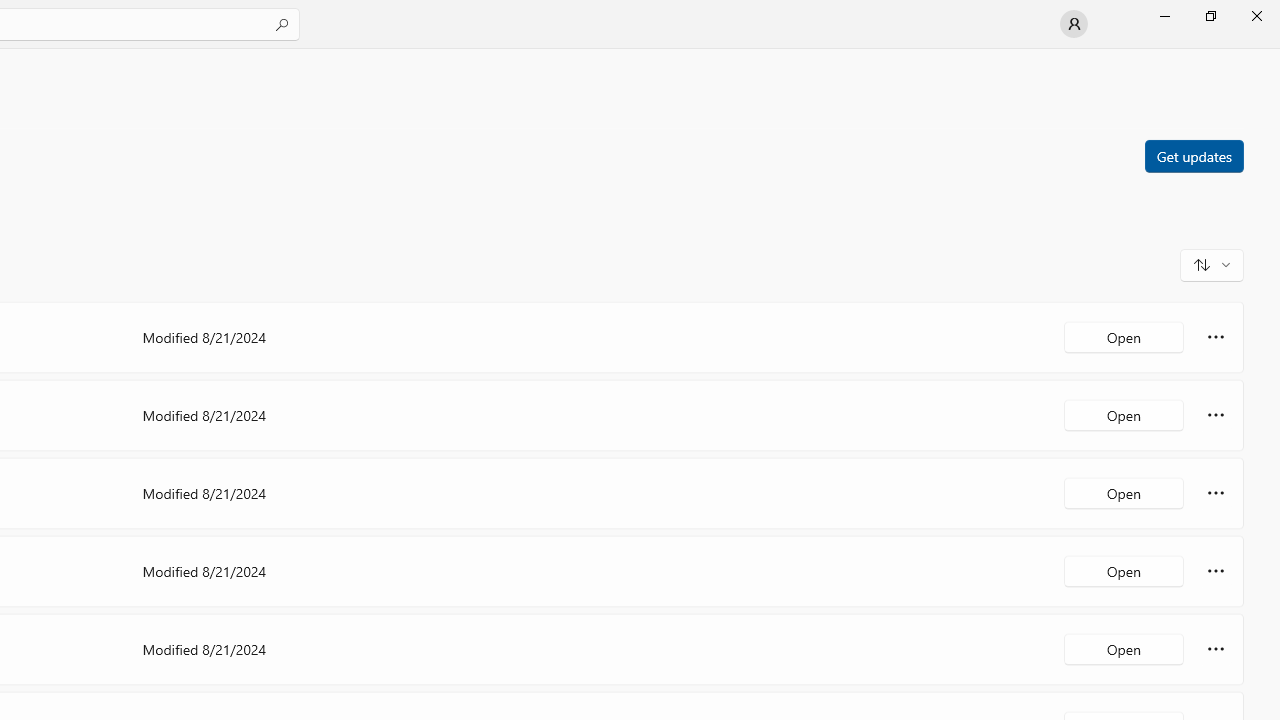 The image size is (1280, 720). I want to click on 'Get updates', so click(1193, 154).